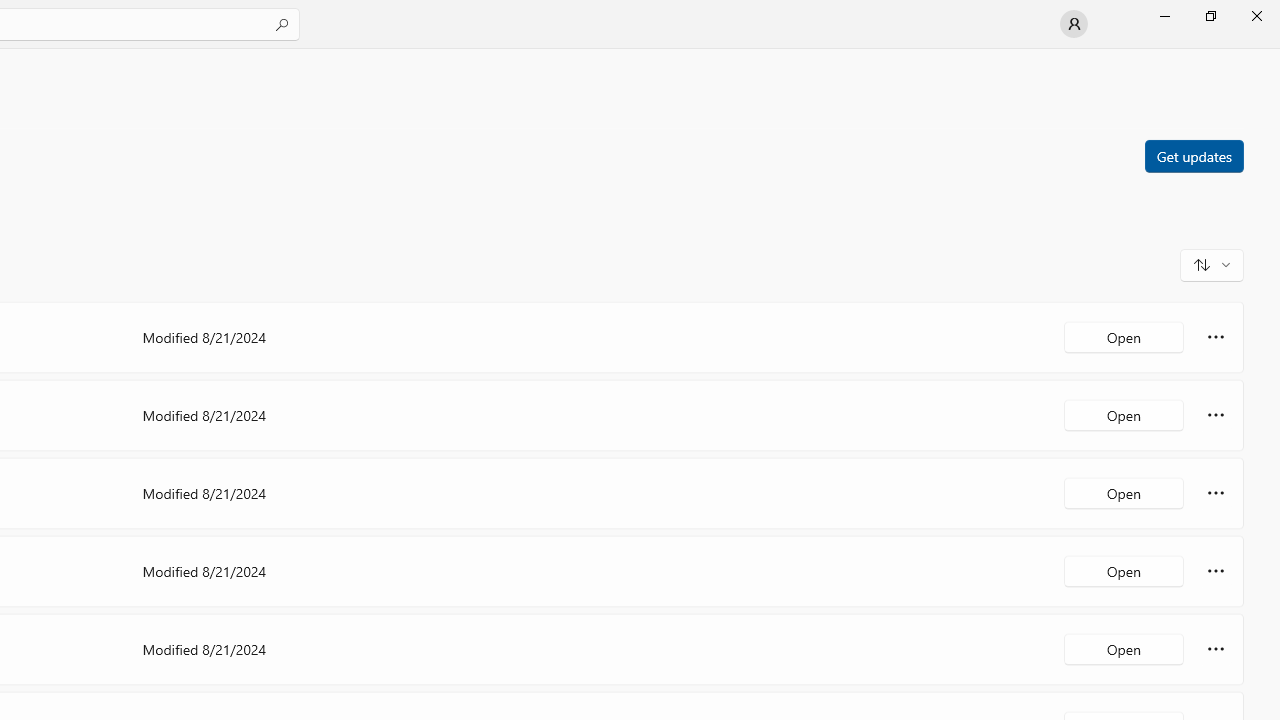 The image size is (1280, 720). I want to click on 'Get updates', so click(1193, 154).